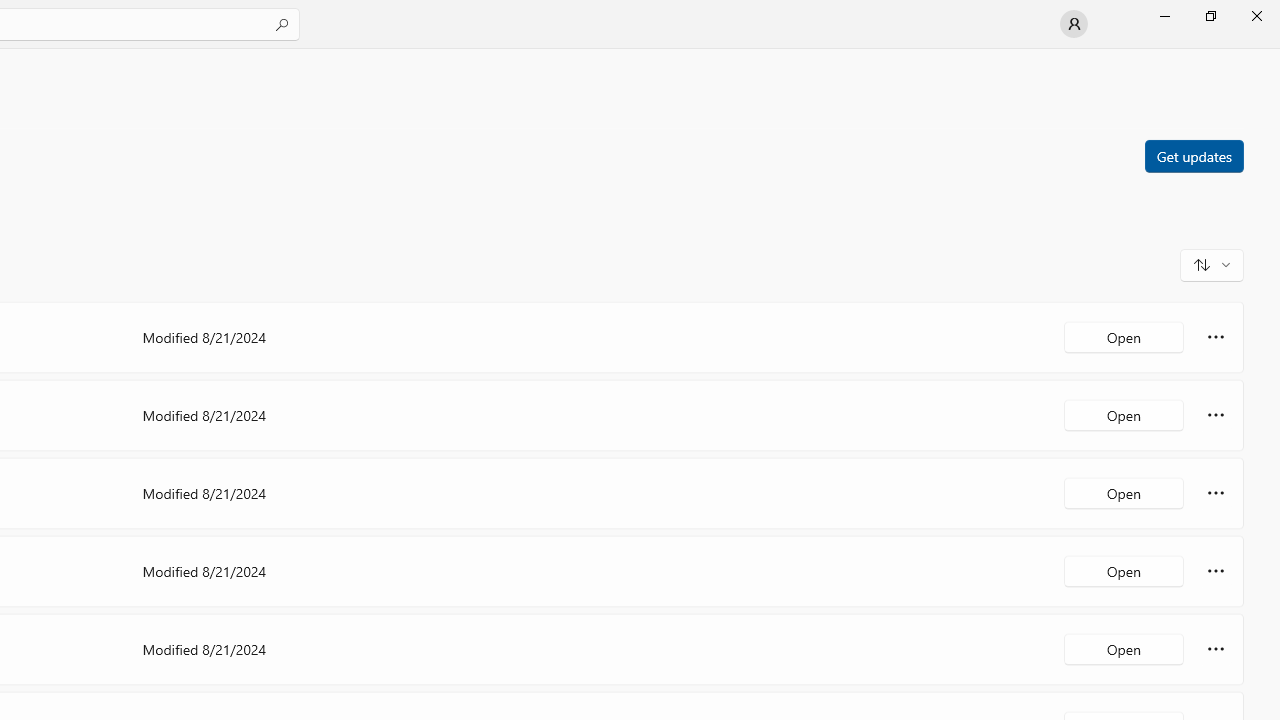 The image size is (1280, 720). I want to click on 'Get updates', so click(1193, 154).